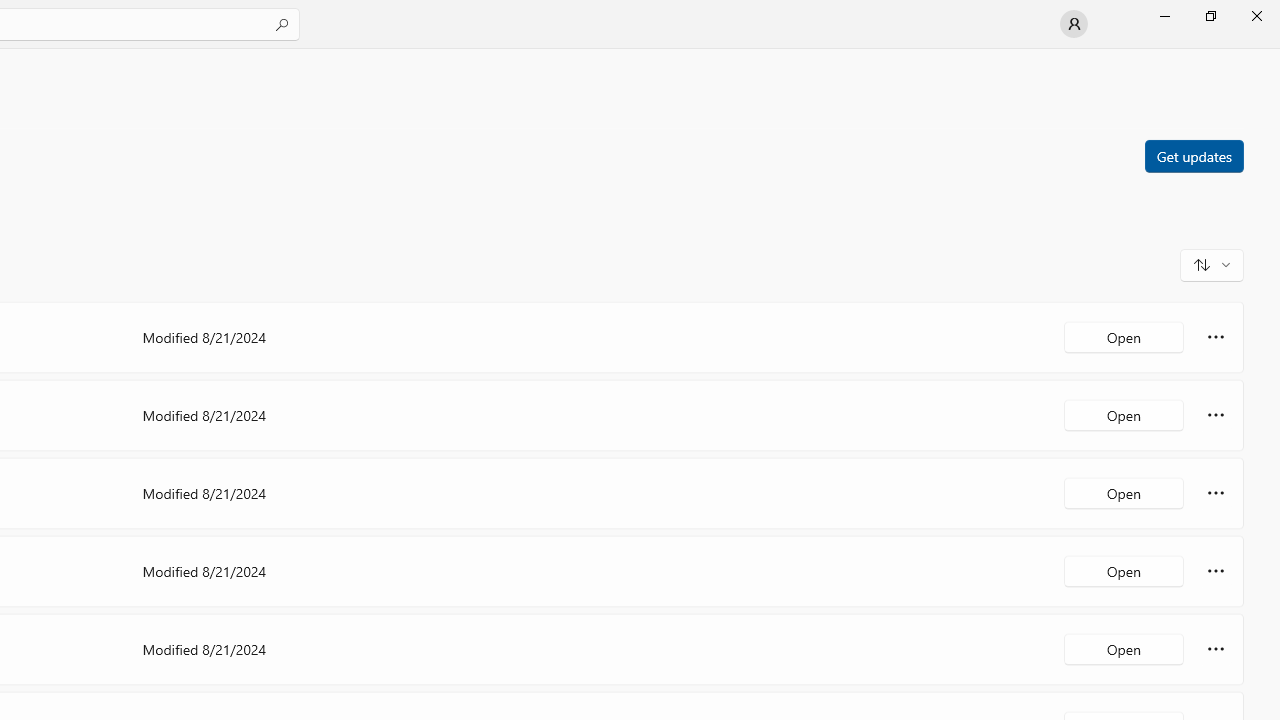 The image size is (1280, 720). I want to click on 'Get updates', so click(1193, 154).